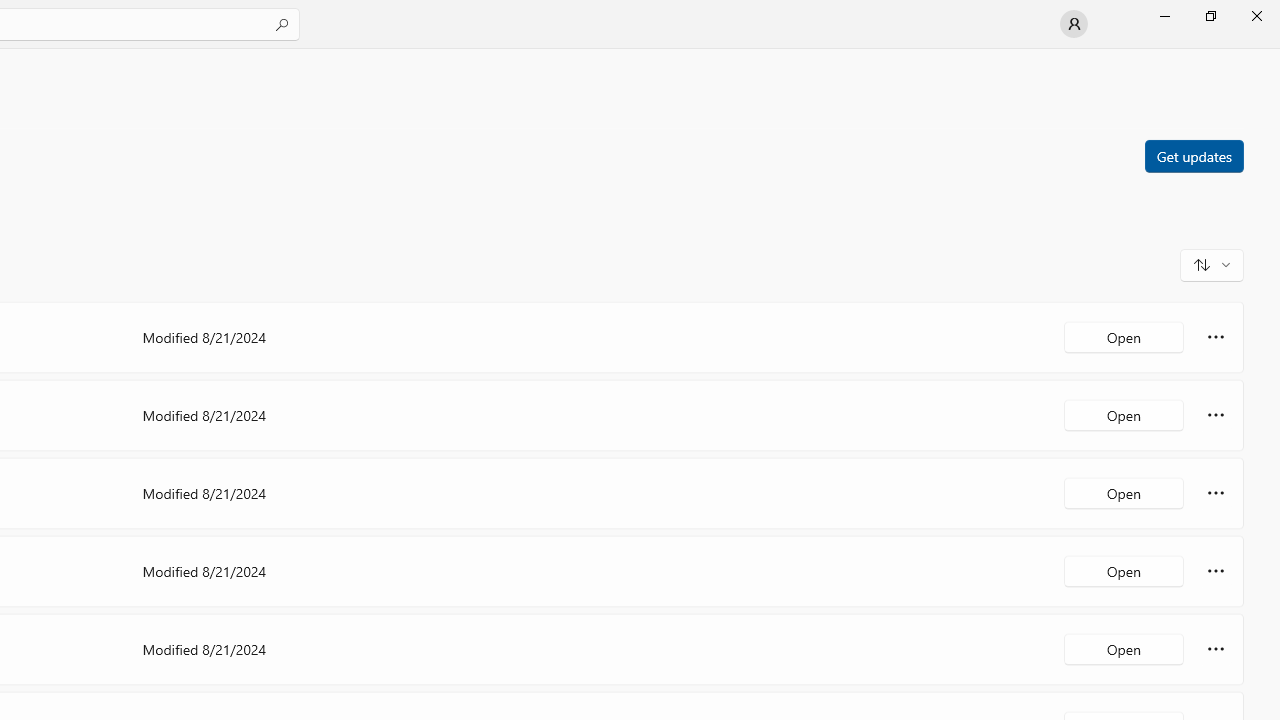 The image size is (1280, 720). I want to click on 'Get updates', so click(1193, 154).